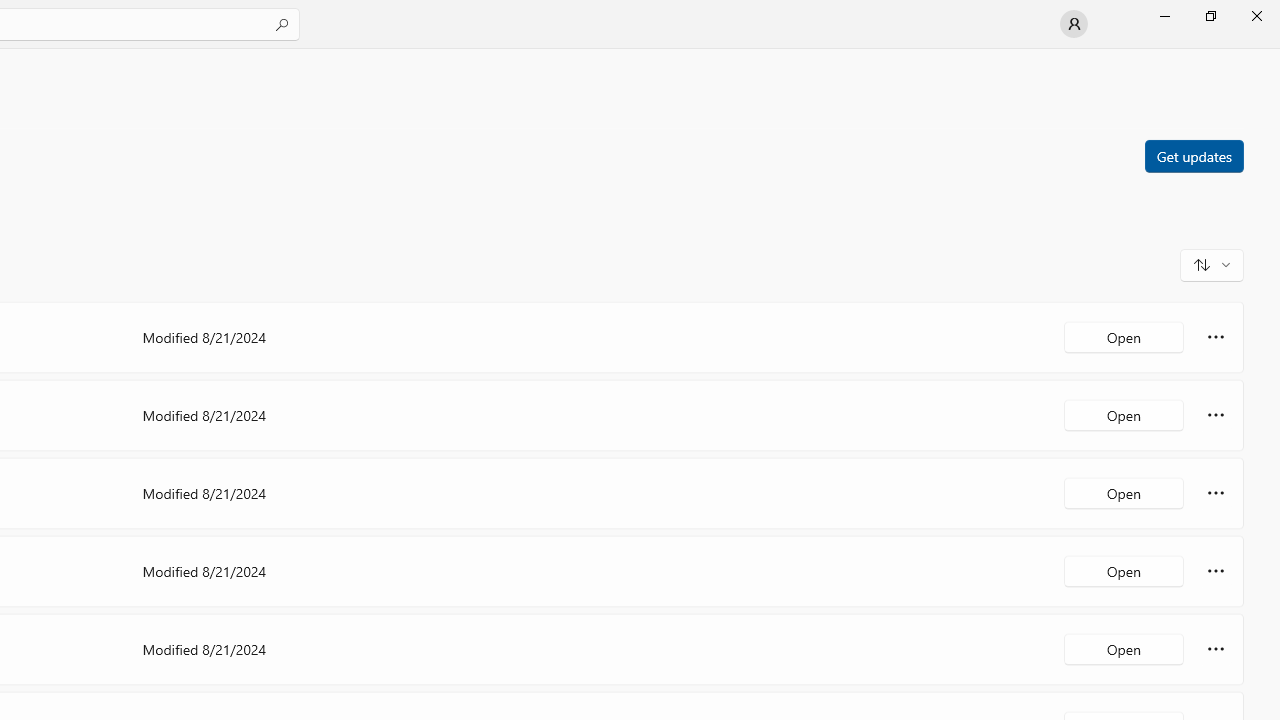 The image size is (1280, 720). I want to click on 'Get updates', so click(1193, 154).